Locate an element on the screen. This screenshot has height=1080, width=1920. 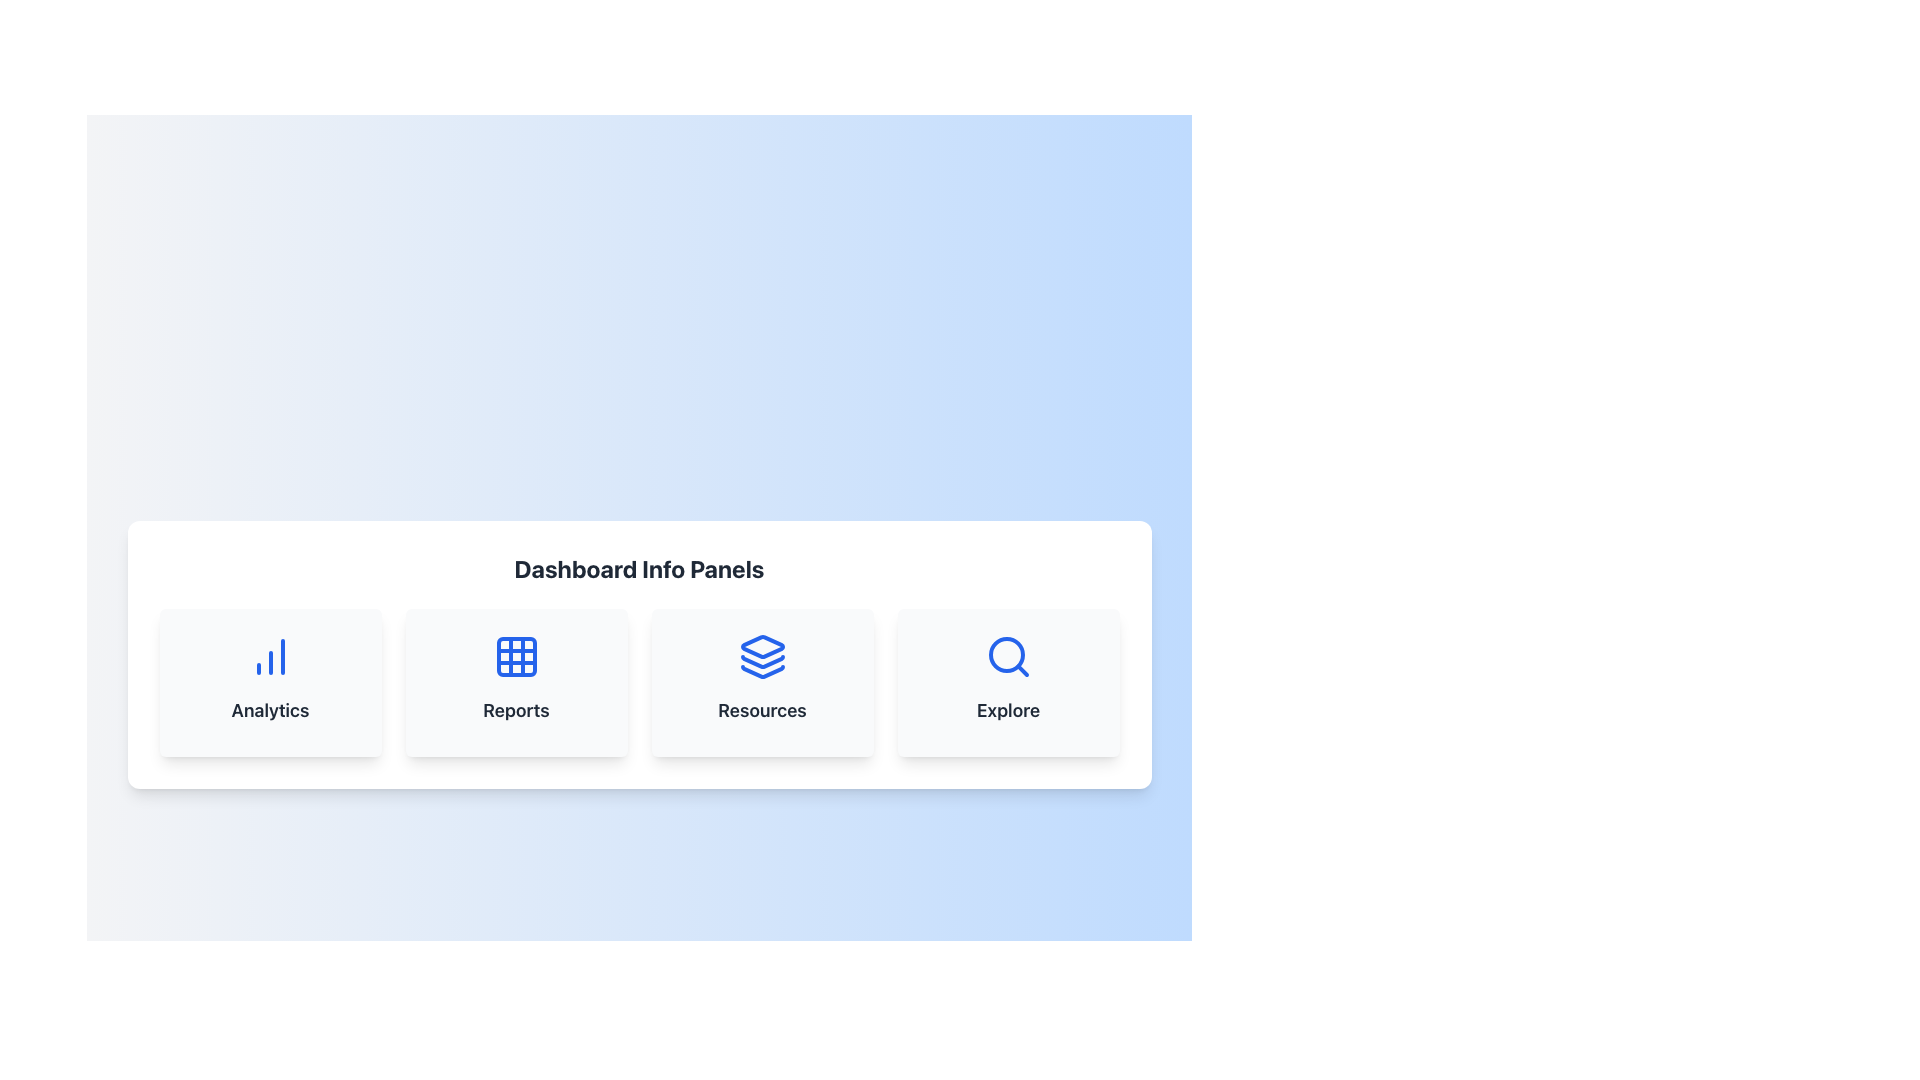
the vector graphic line component that visually contributes to the handle of the search icon in the bottom-right area of the 'Explore' feature is located at coordinates (1022, 670).